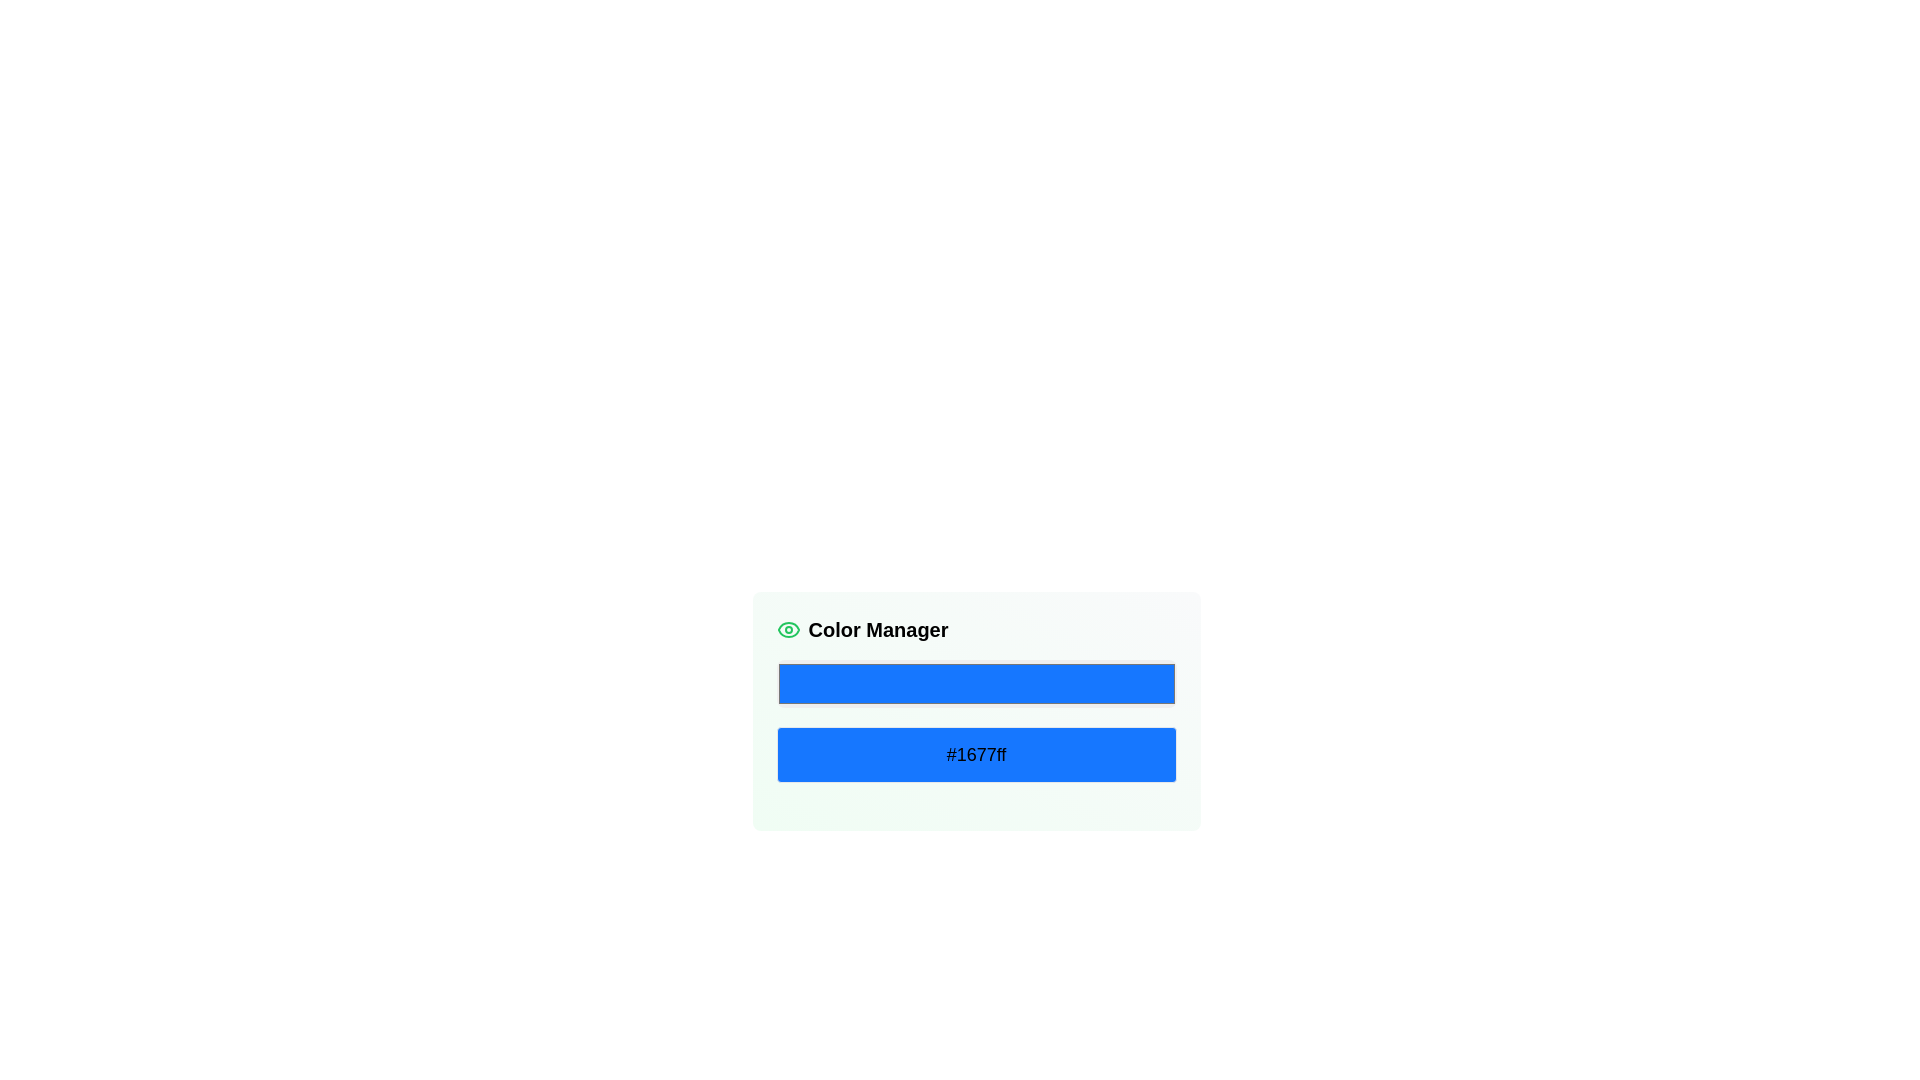  I want to click on the button-like informational display showing the hexadecimal color value '#1677ff' located at the bottom of the 'Color Manager' component, so click(976, 755).